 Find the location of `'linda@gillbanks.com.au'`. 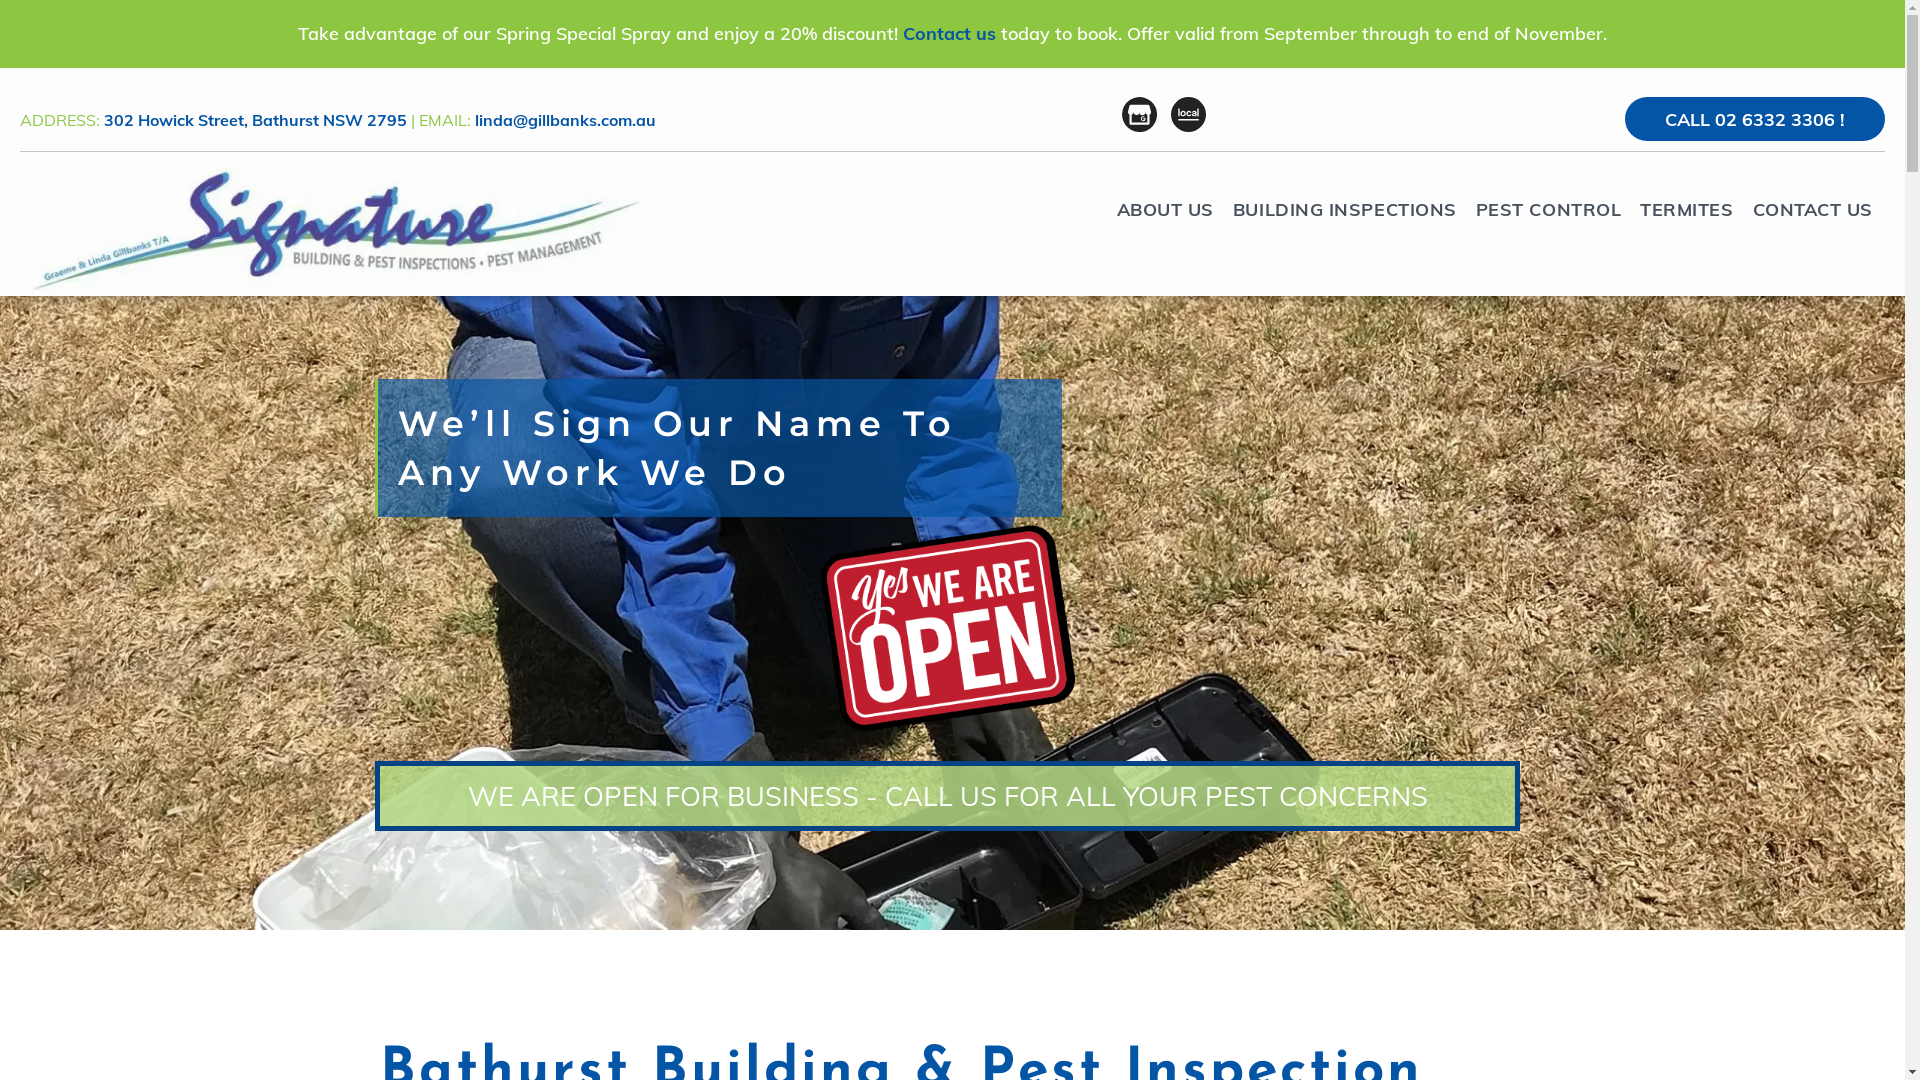

'linda@gillbanks.com.au' is located at coordinates (564, 119).